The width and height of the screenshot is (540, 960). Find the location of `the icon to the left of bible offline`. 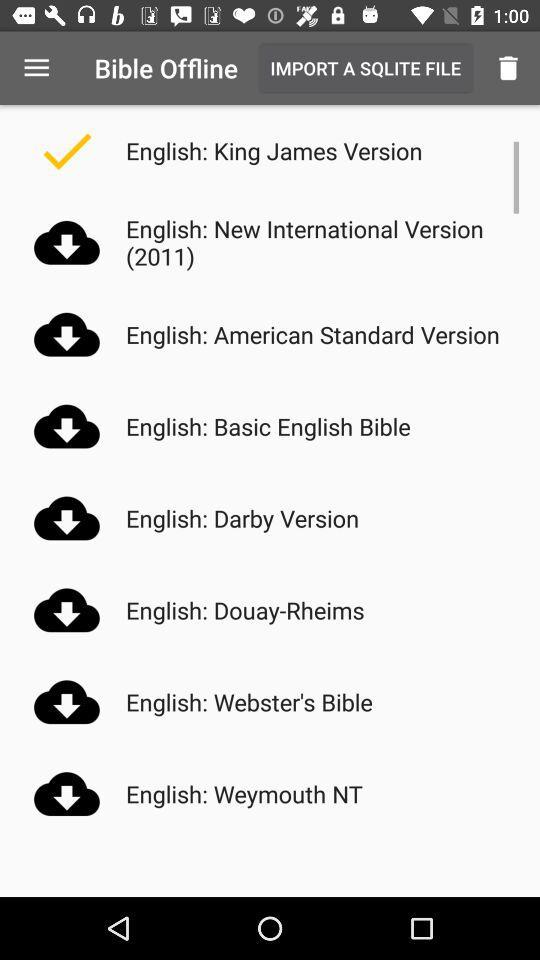

the icon to the left of bible offline is located at coordinates (36, 68).